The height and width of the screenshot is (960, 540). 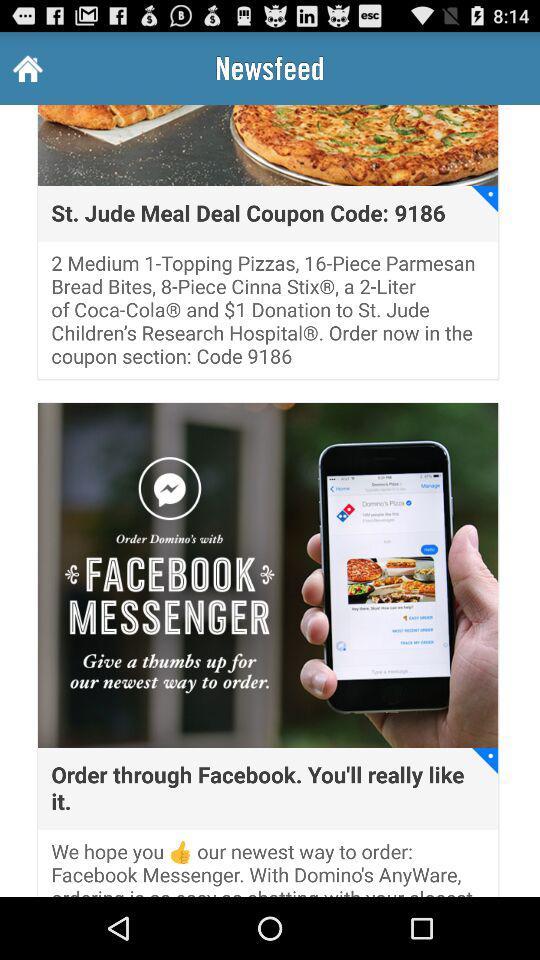 What do you see at coordinates (484, 199) in the screenshot?
I see `icon above 2 medium 1 item` at bounding box center [484, 199].